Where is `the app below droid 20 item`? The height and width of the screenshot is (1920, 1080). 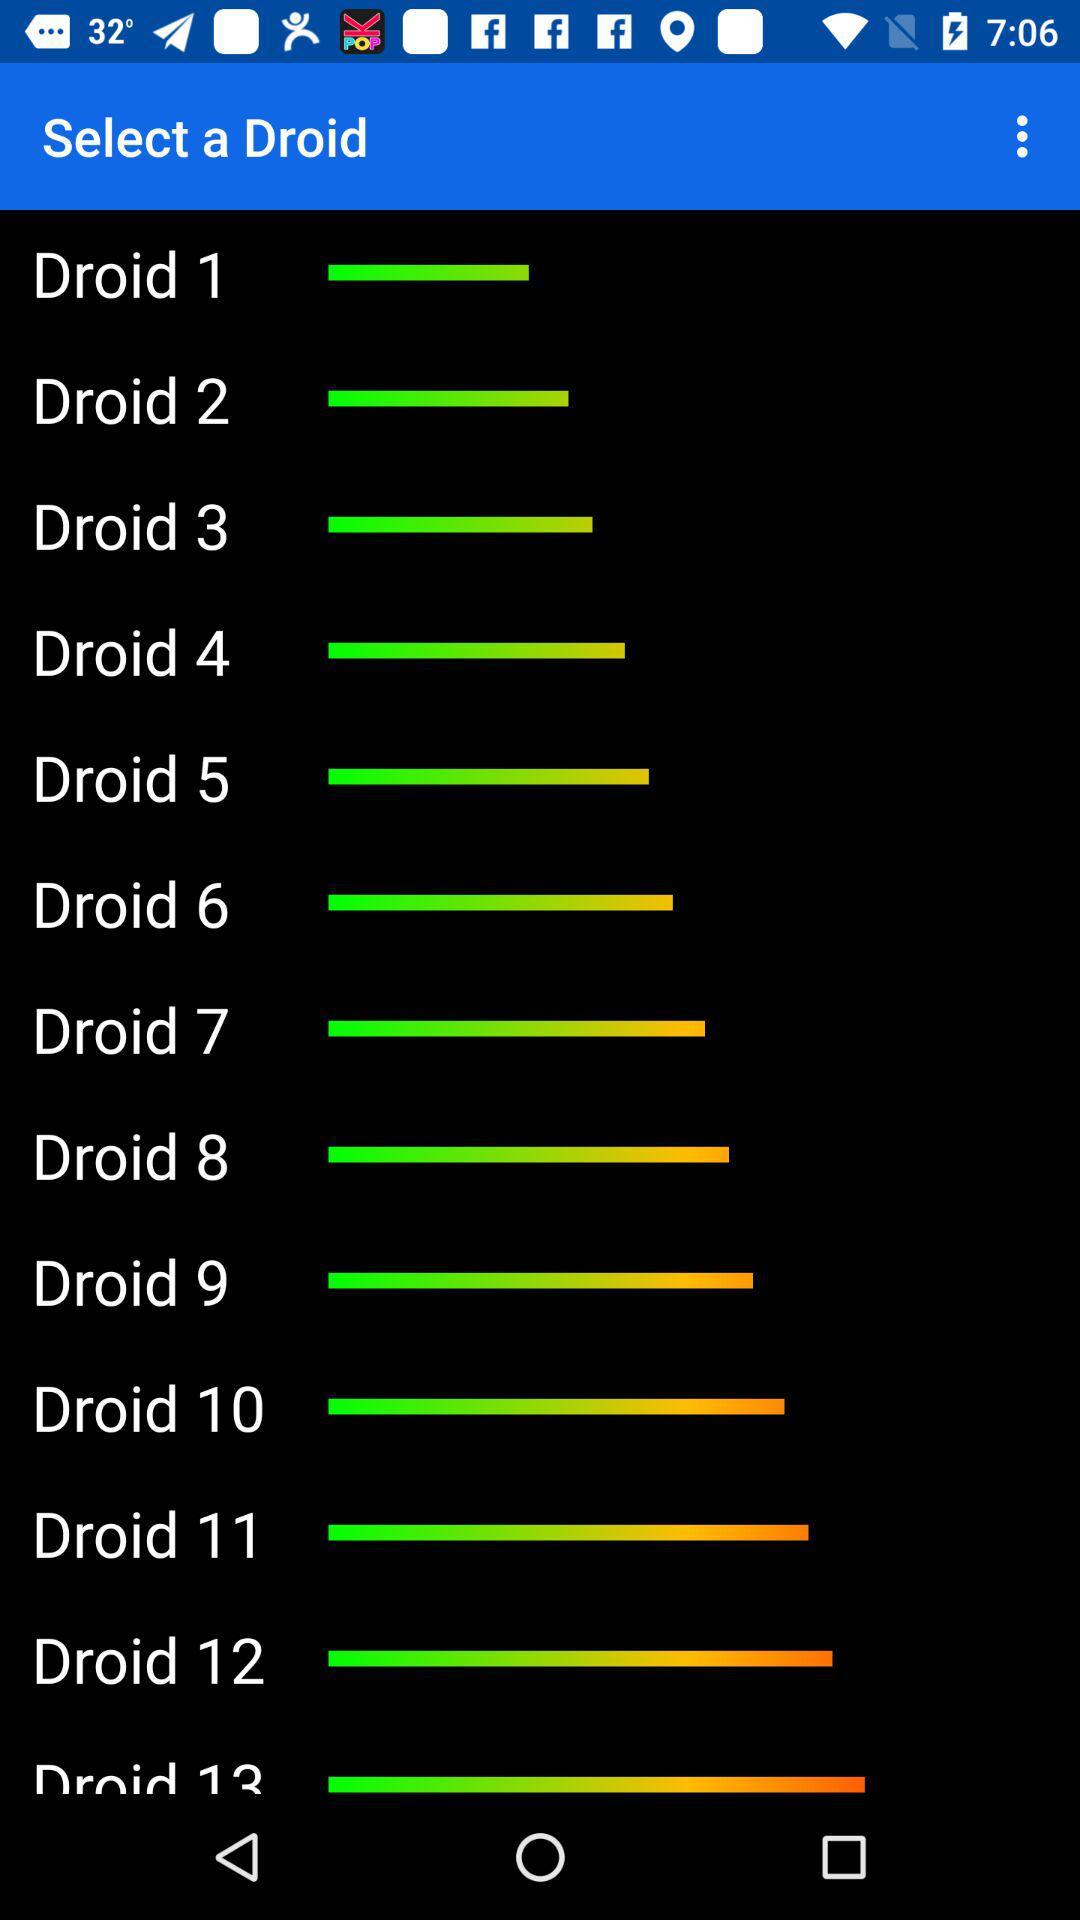 the app below droid 20 item is located at coordinates (147, 1405).